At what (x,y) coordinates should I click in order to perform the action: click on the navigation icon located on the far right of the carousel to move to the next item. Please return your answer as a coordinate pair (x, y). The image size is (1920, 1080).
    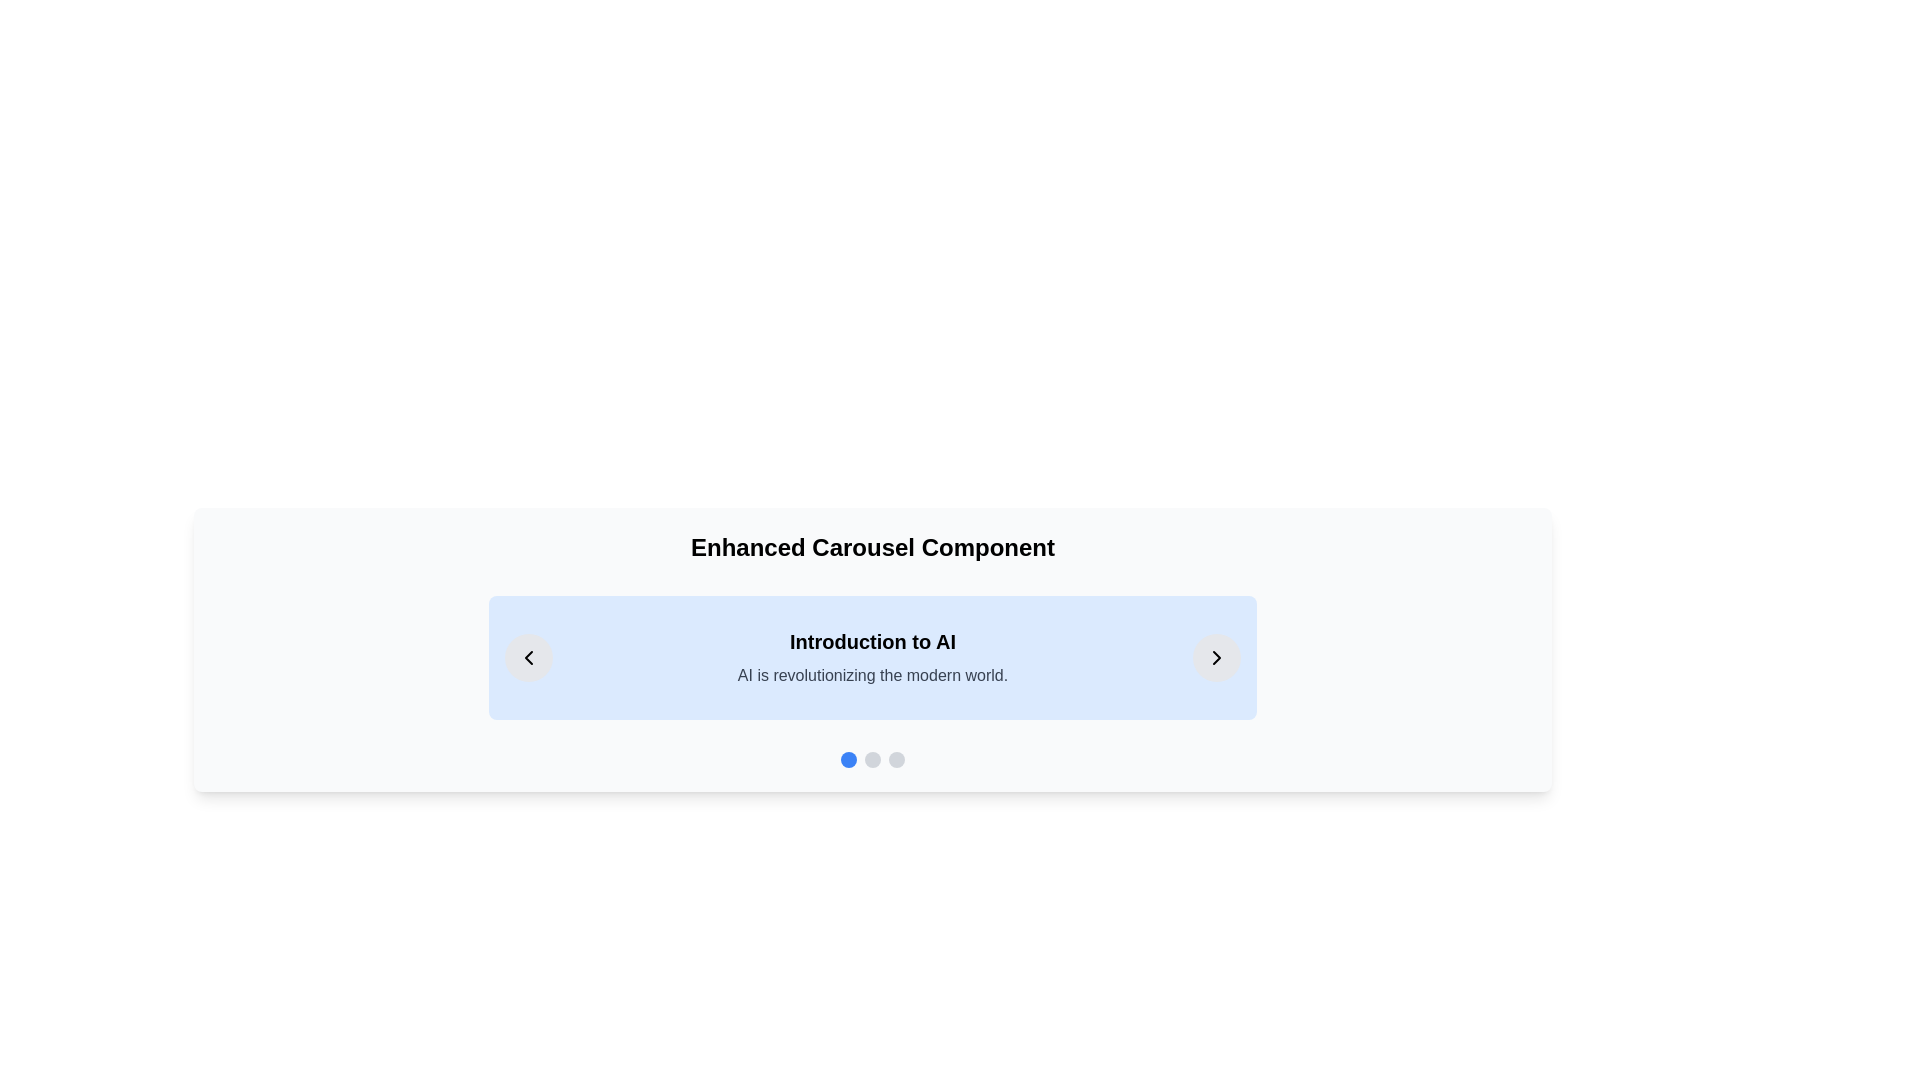
    Looking at the image, I should click on (1216, 658).